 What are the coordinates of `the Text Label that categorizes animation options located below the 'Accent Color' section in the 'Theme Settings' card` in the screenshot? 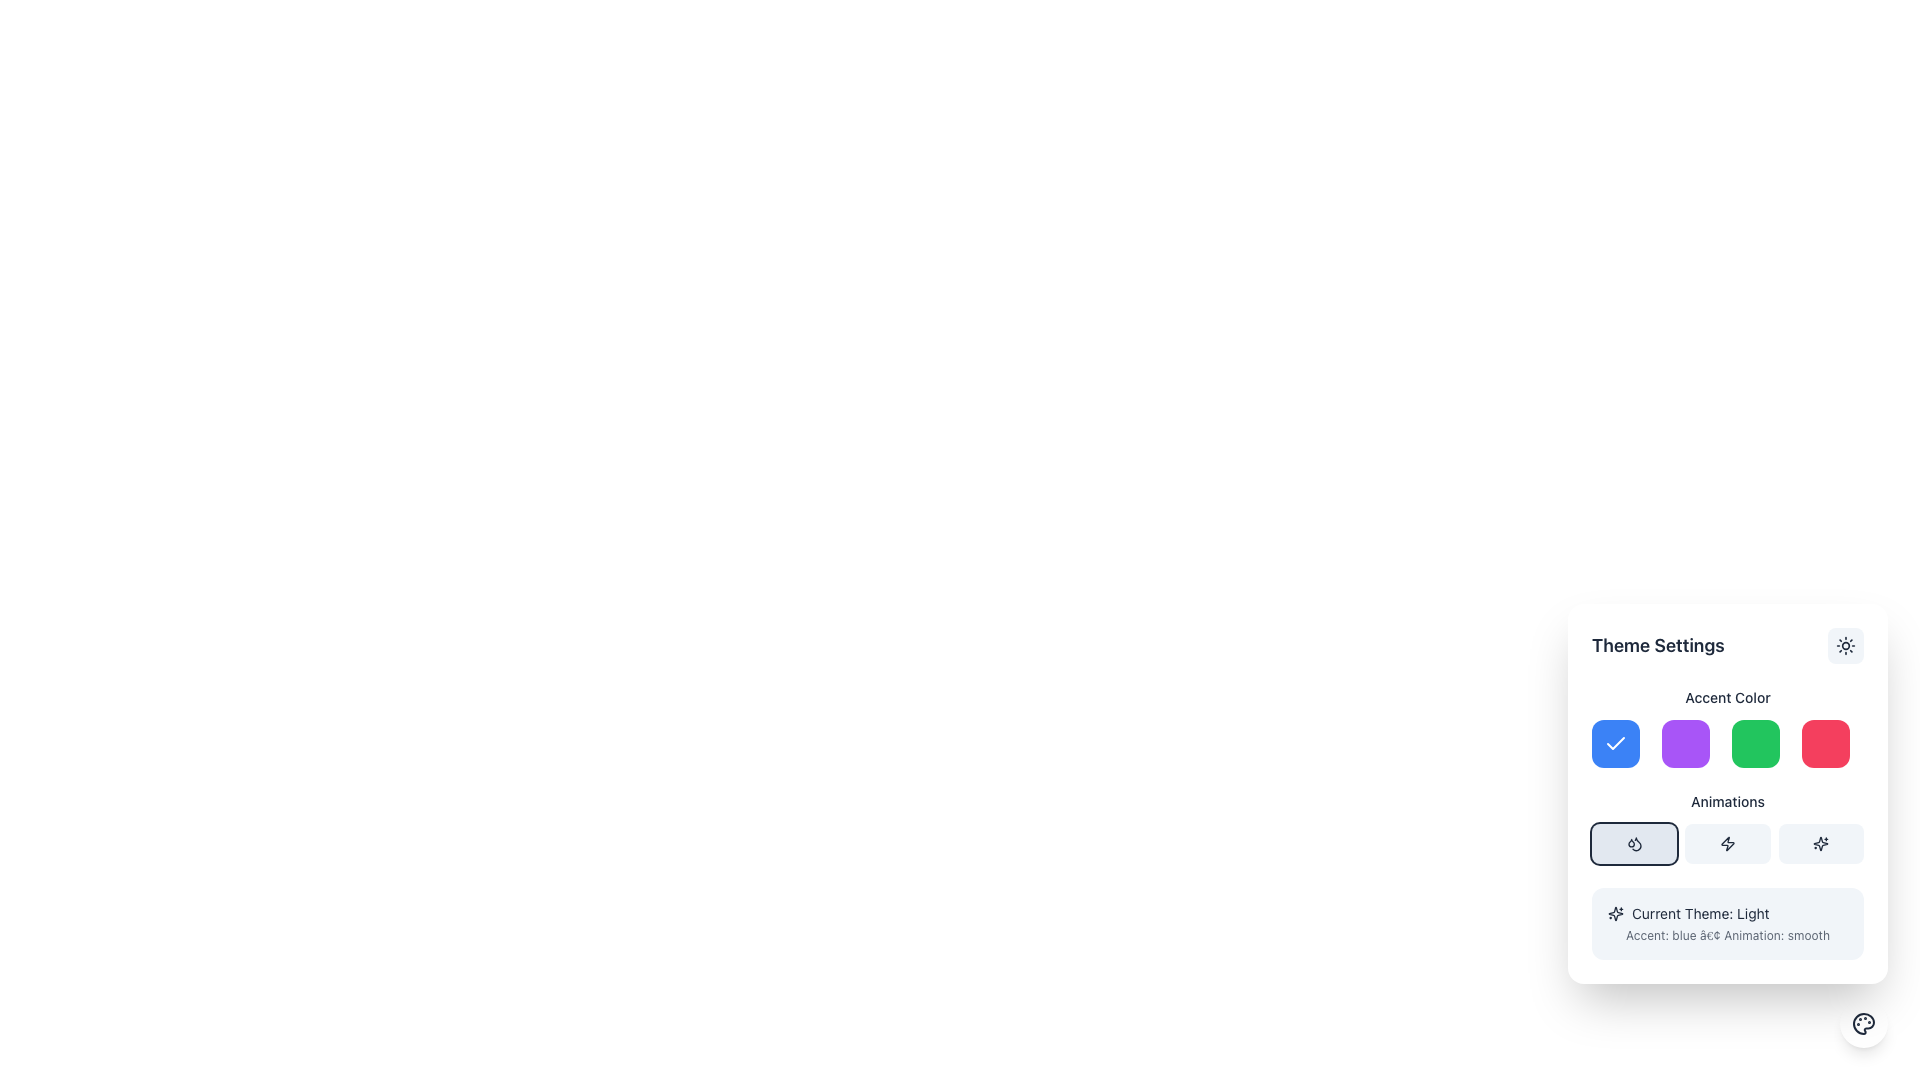 It's located at (1727, 793).